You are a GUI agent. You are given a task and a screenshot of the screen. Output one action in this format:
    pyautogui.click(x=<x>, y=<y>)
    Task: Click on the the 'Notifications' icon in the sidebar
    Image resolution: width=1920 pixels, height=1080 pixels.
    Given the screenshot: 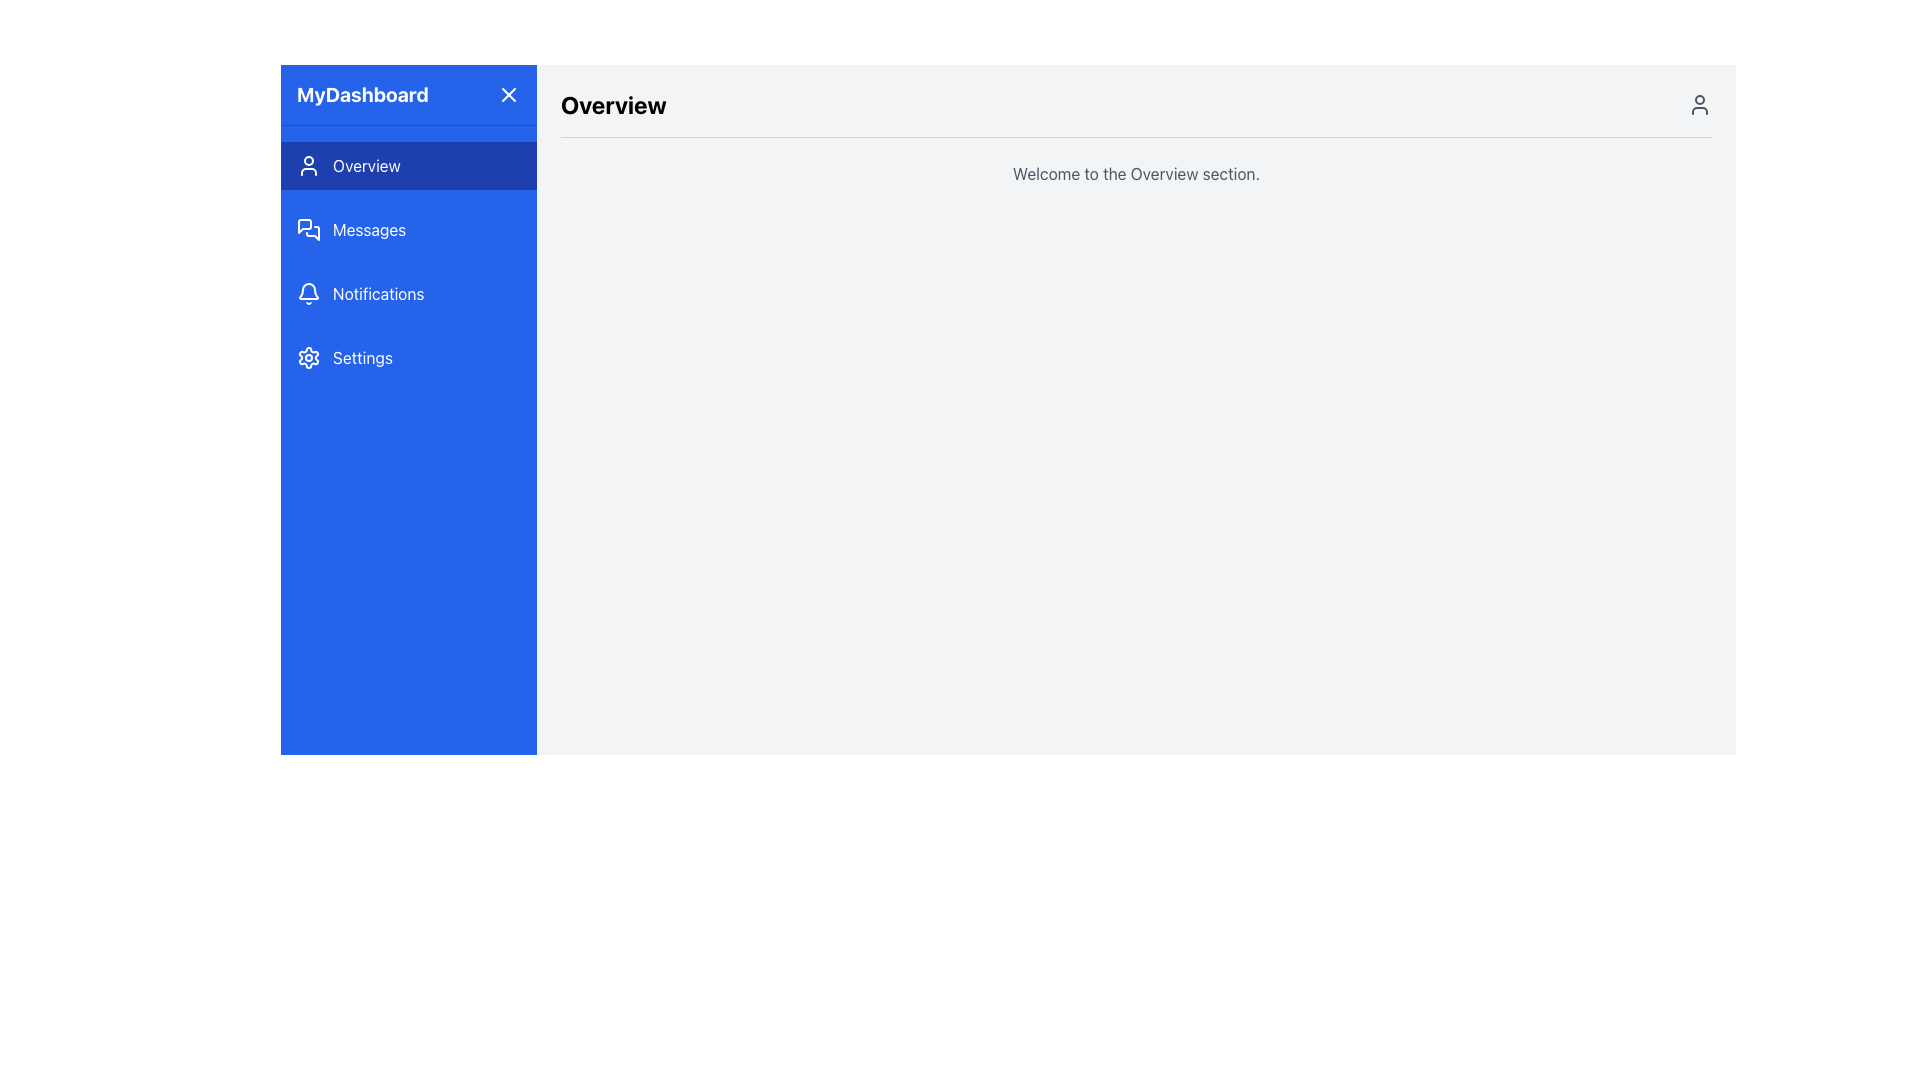 What is the action you would take?
    pyautogui.click(x=307, y=291)
    